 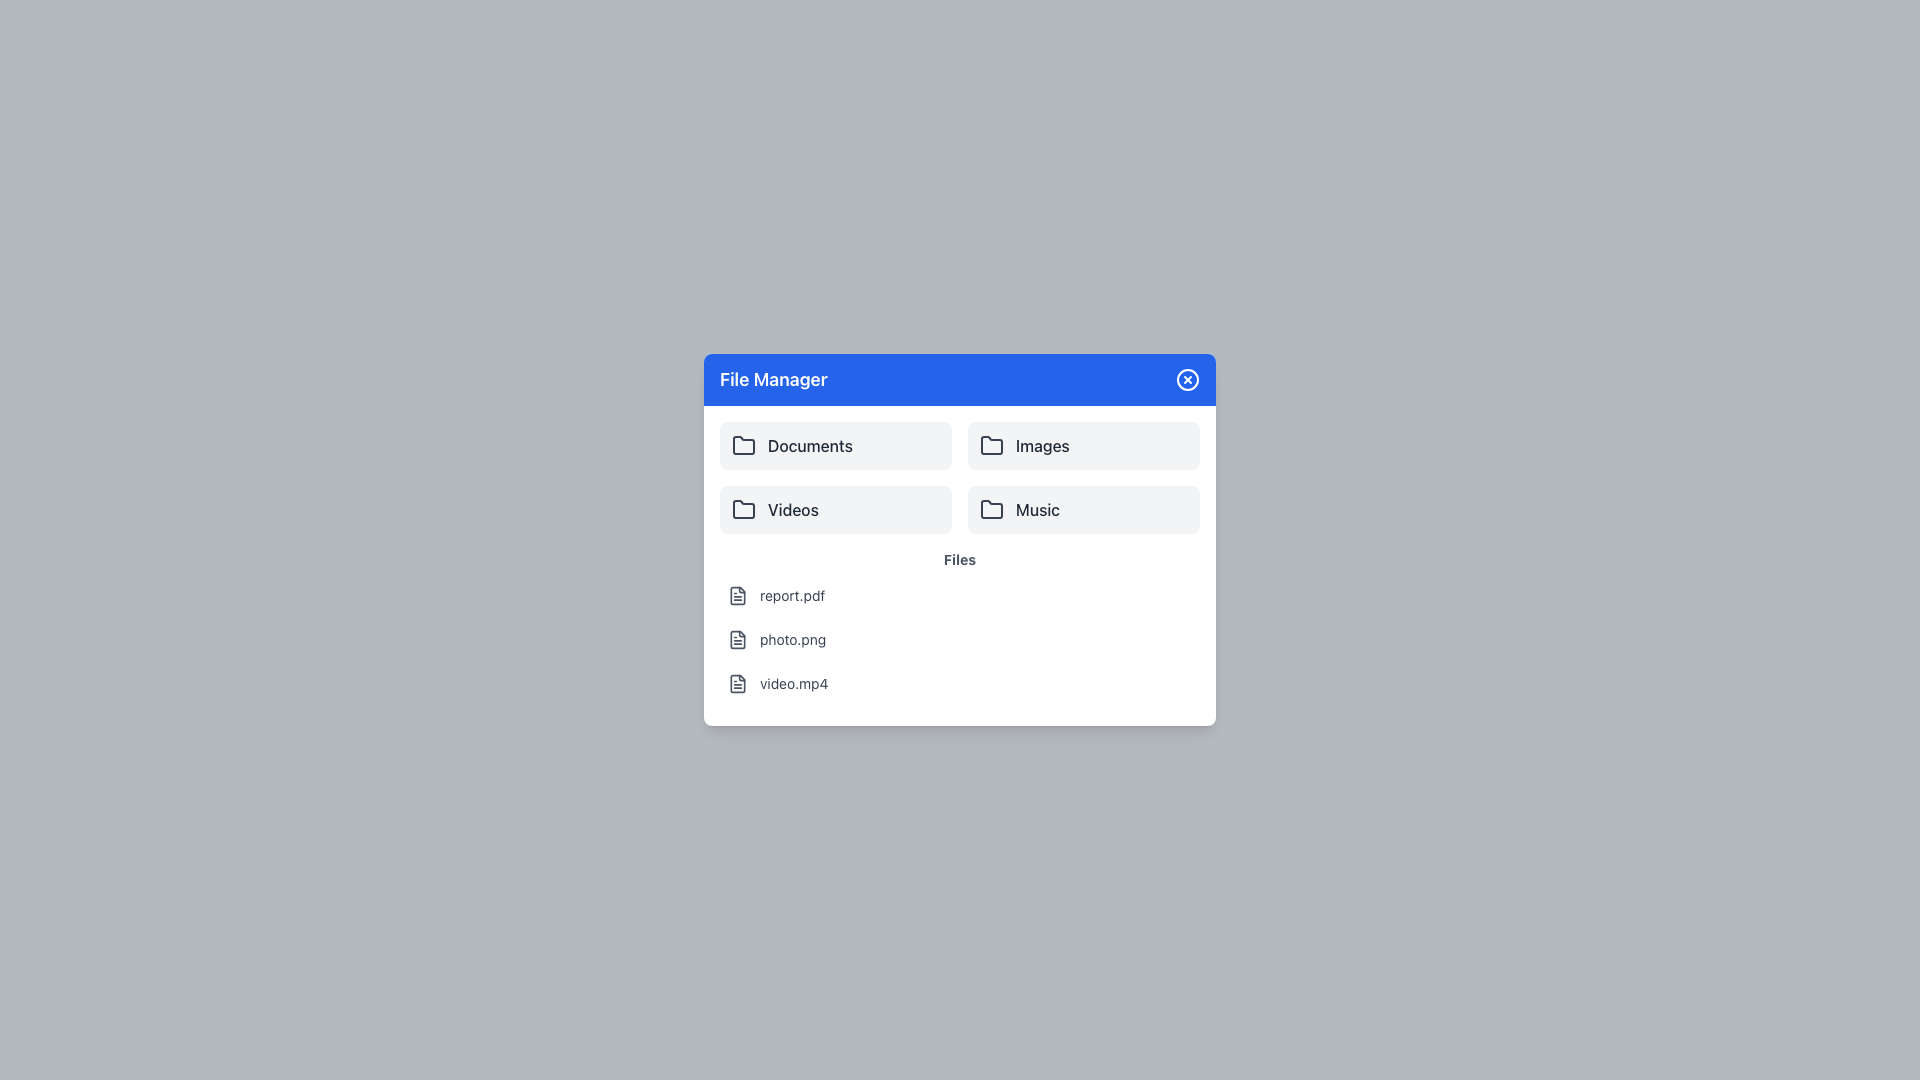 What do you see at coordinates (960, 559) in the screenshot?
I see `the Text Label that serves as a title or heading for the file listings, located near the top of the section just above the first file in the list` at bounding box center [960, 559].